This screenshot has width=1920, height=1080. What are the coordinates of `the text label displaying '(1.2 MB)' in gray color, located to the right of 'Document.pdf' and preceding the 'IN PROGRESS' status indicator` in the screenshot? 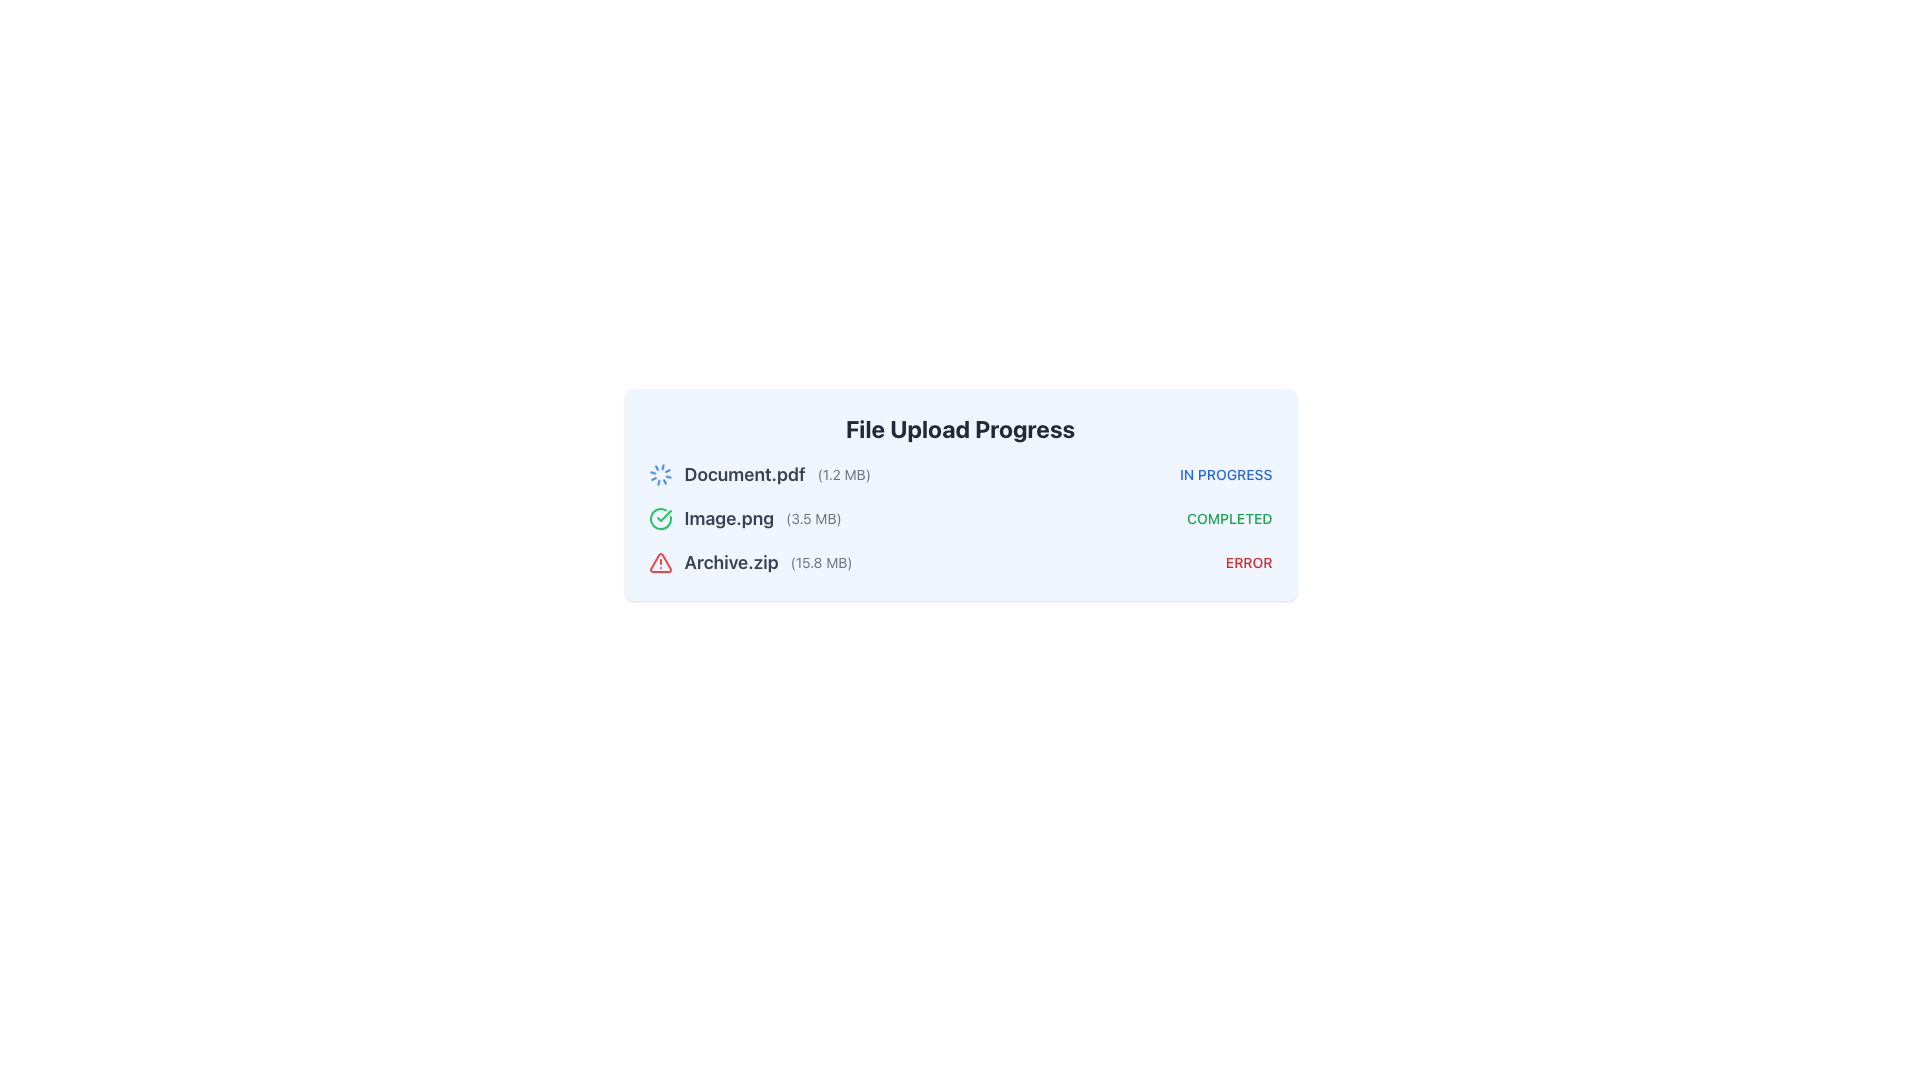 It's located at (844, 474).